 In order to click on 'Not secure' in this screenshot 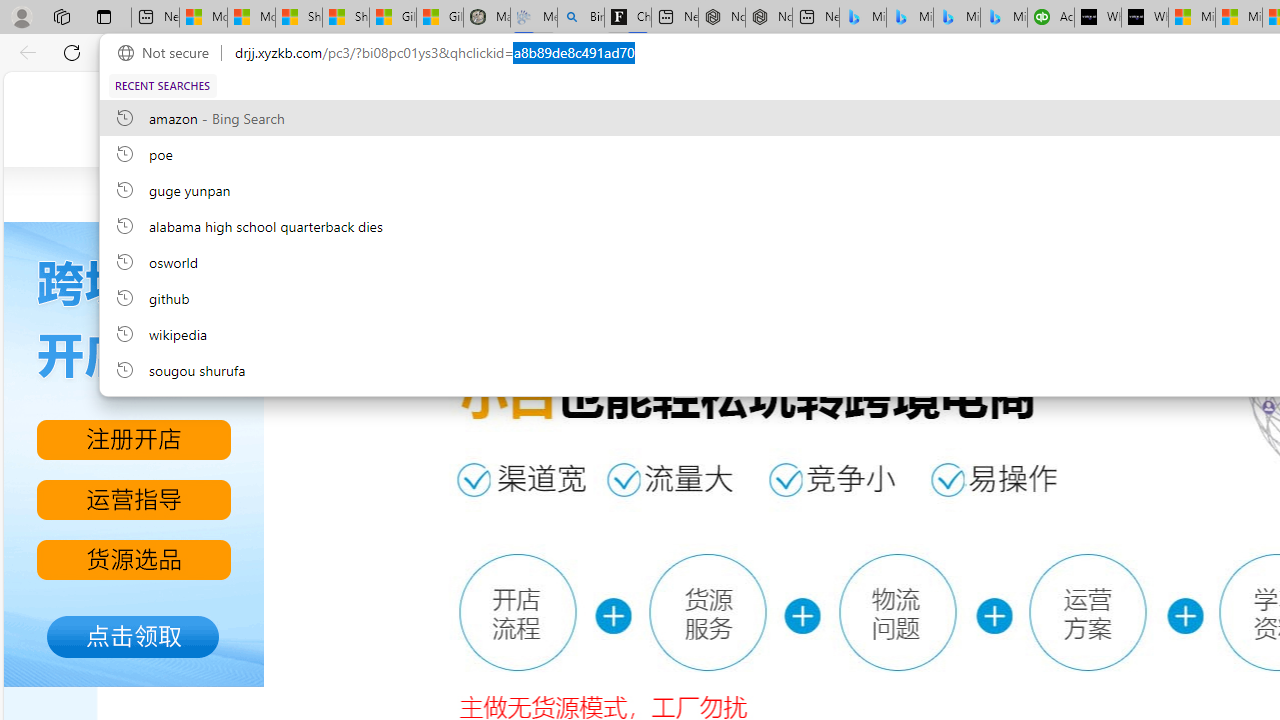, I will do `click(168, 52)`.